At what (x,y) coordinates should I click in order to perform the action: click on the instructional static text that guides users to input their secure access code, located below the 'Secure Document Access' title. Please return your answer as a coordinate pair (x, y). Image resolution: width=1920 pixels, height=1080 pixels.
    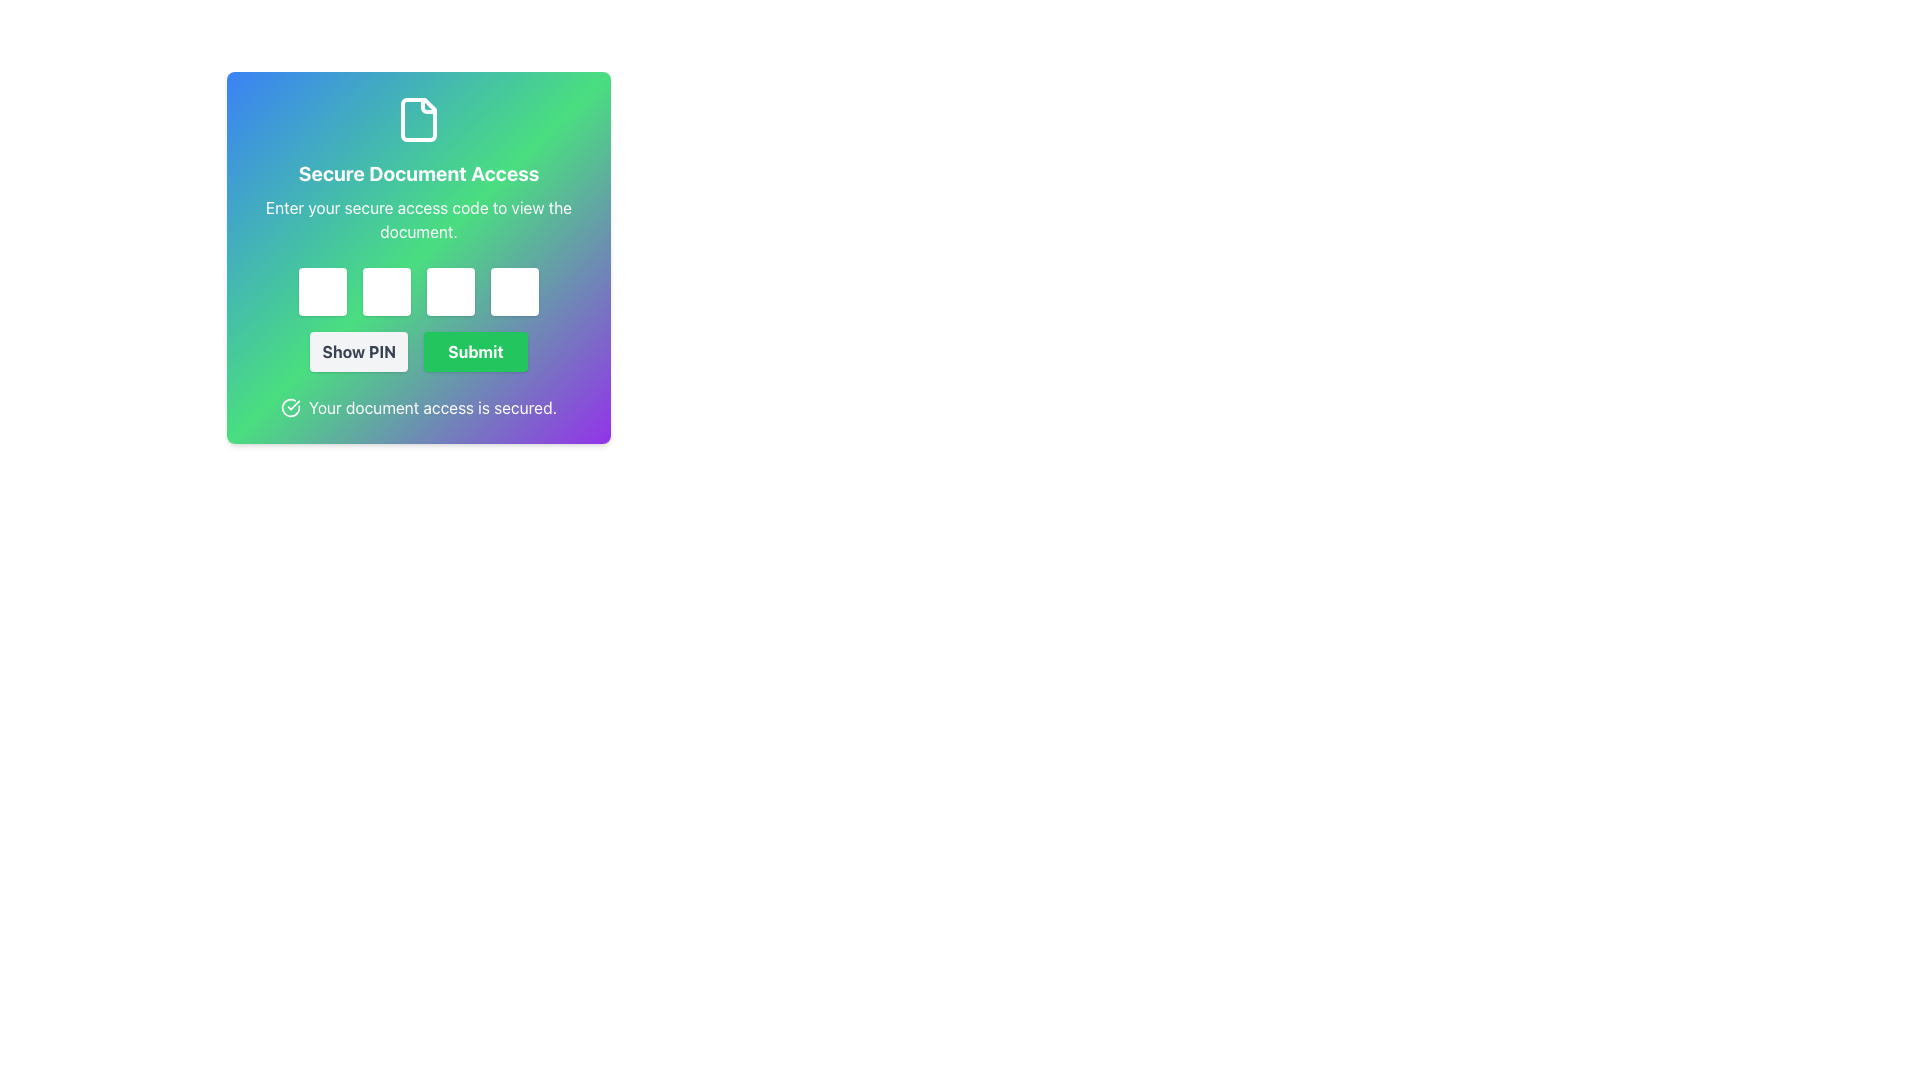
    Looking at the image, I should click on (417, 219).